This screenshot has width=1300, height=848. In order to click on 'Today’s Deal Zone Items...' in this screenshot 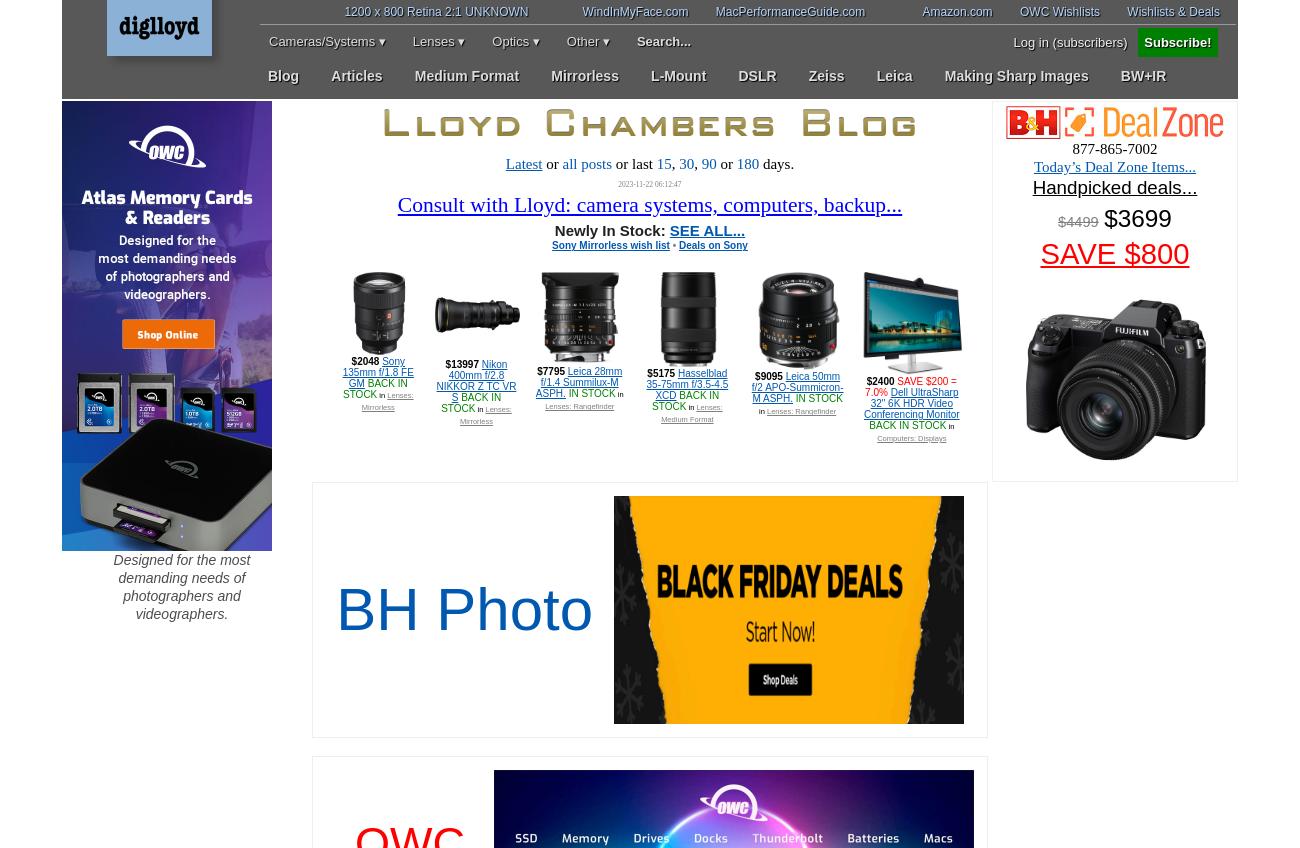, I will do `click(1113, 166)`.